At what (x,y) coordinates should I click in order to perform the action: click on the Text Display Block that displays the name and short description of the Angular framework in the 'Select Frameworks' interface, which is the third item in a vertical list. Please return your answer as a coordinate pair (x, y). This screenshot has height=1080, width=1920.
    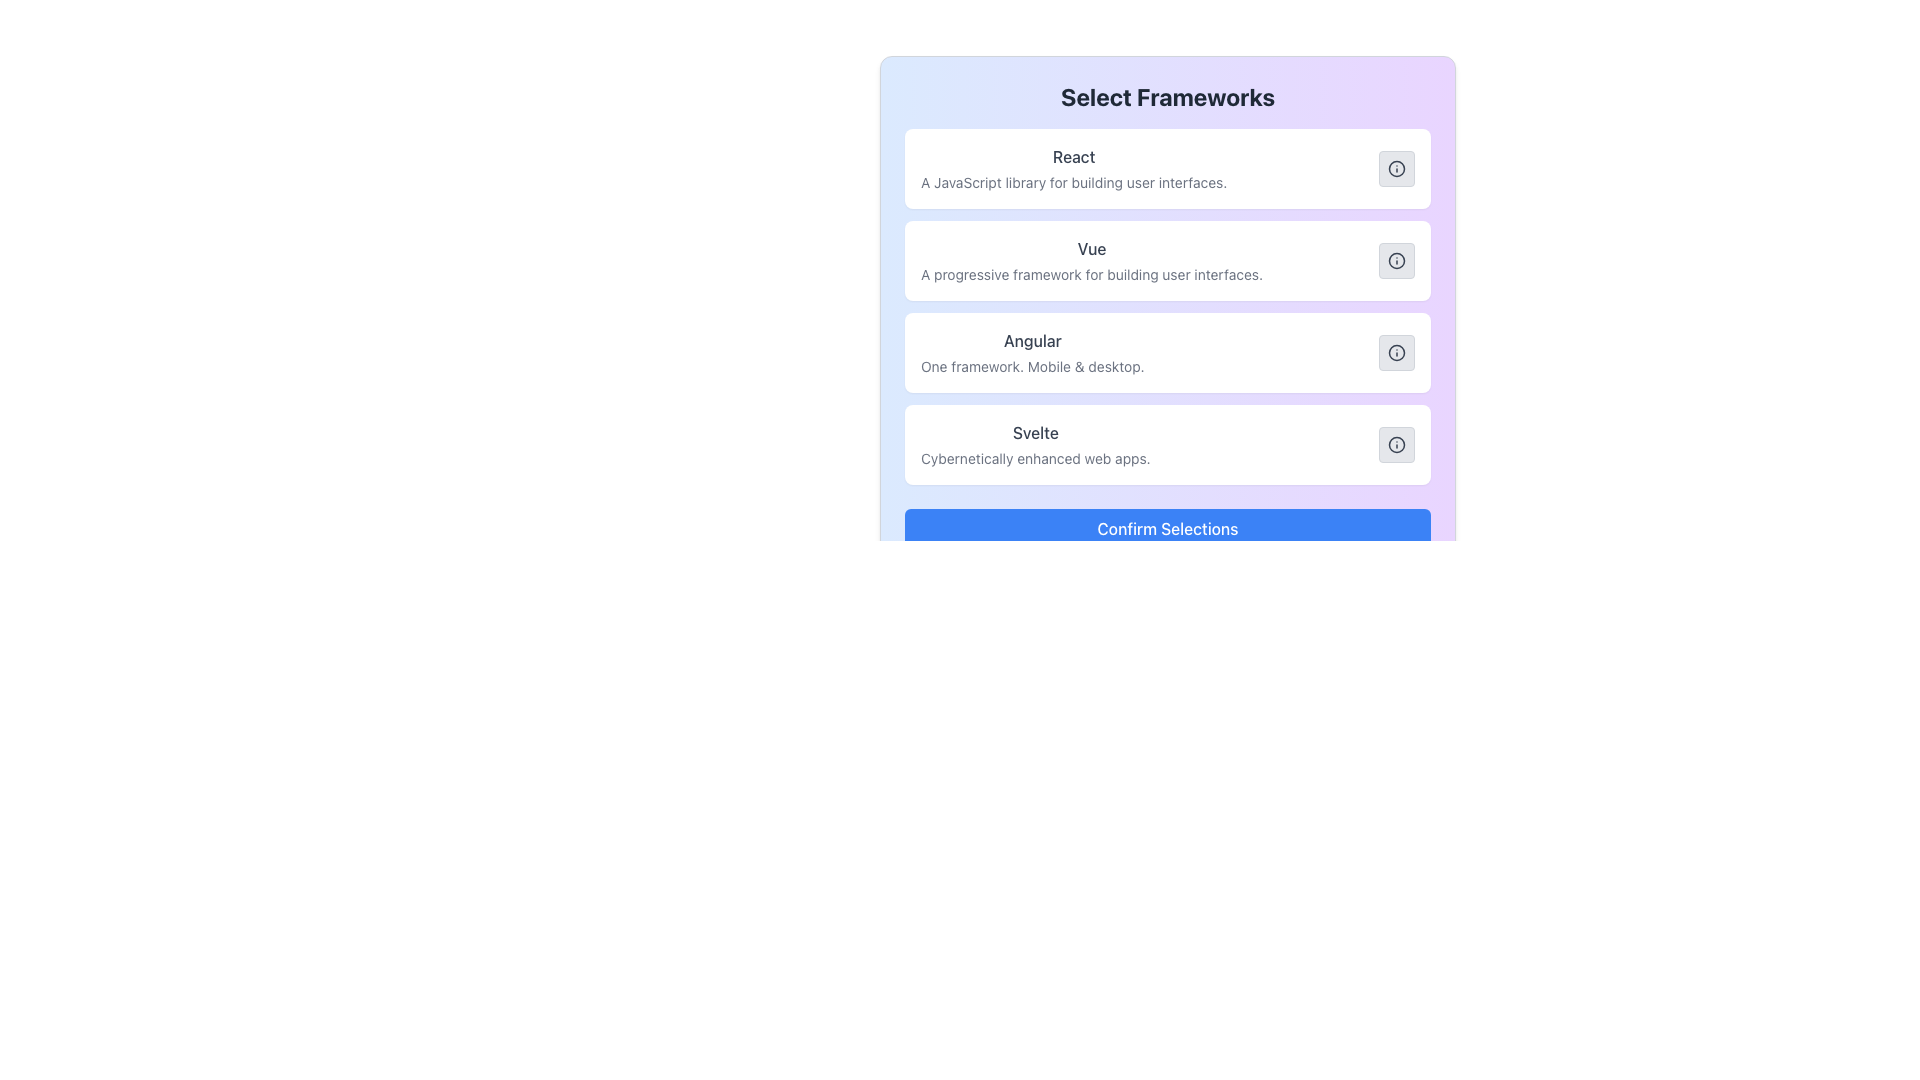
    Looking at the image, I should click on (1032, 352).